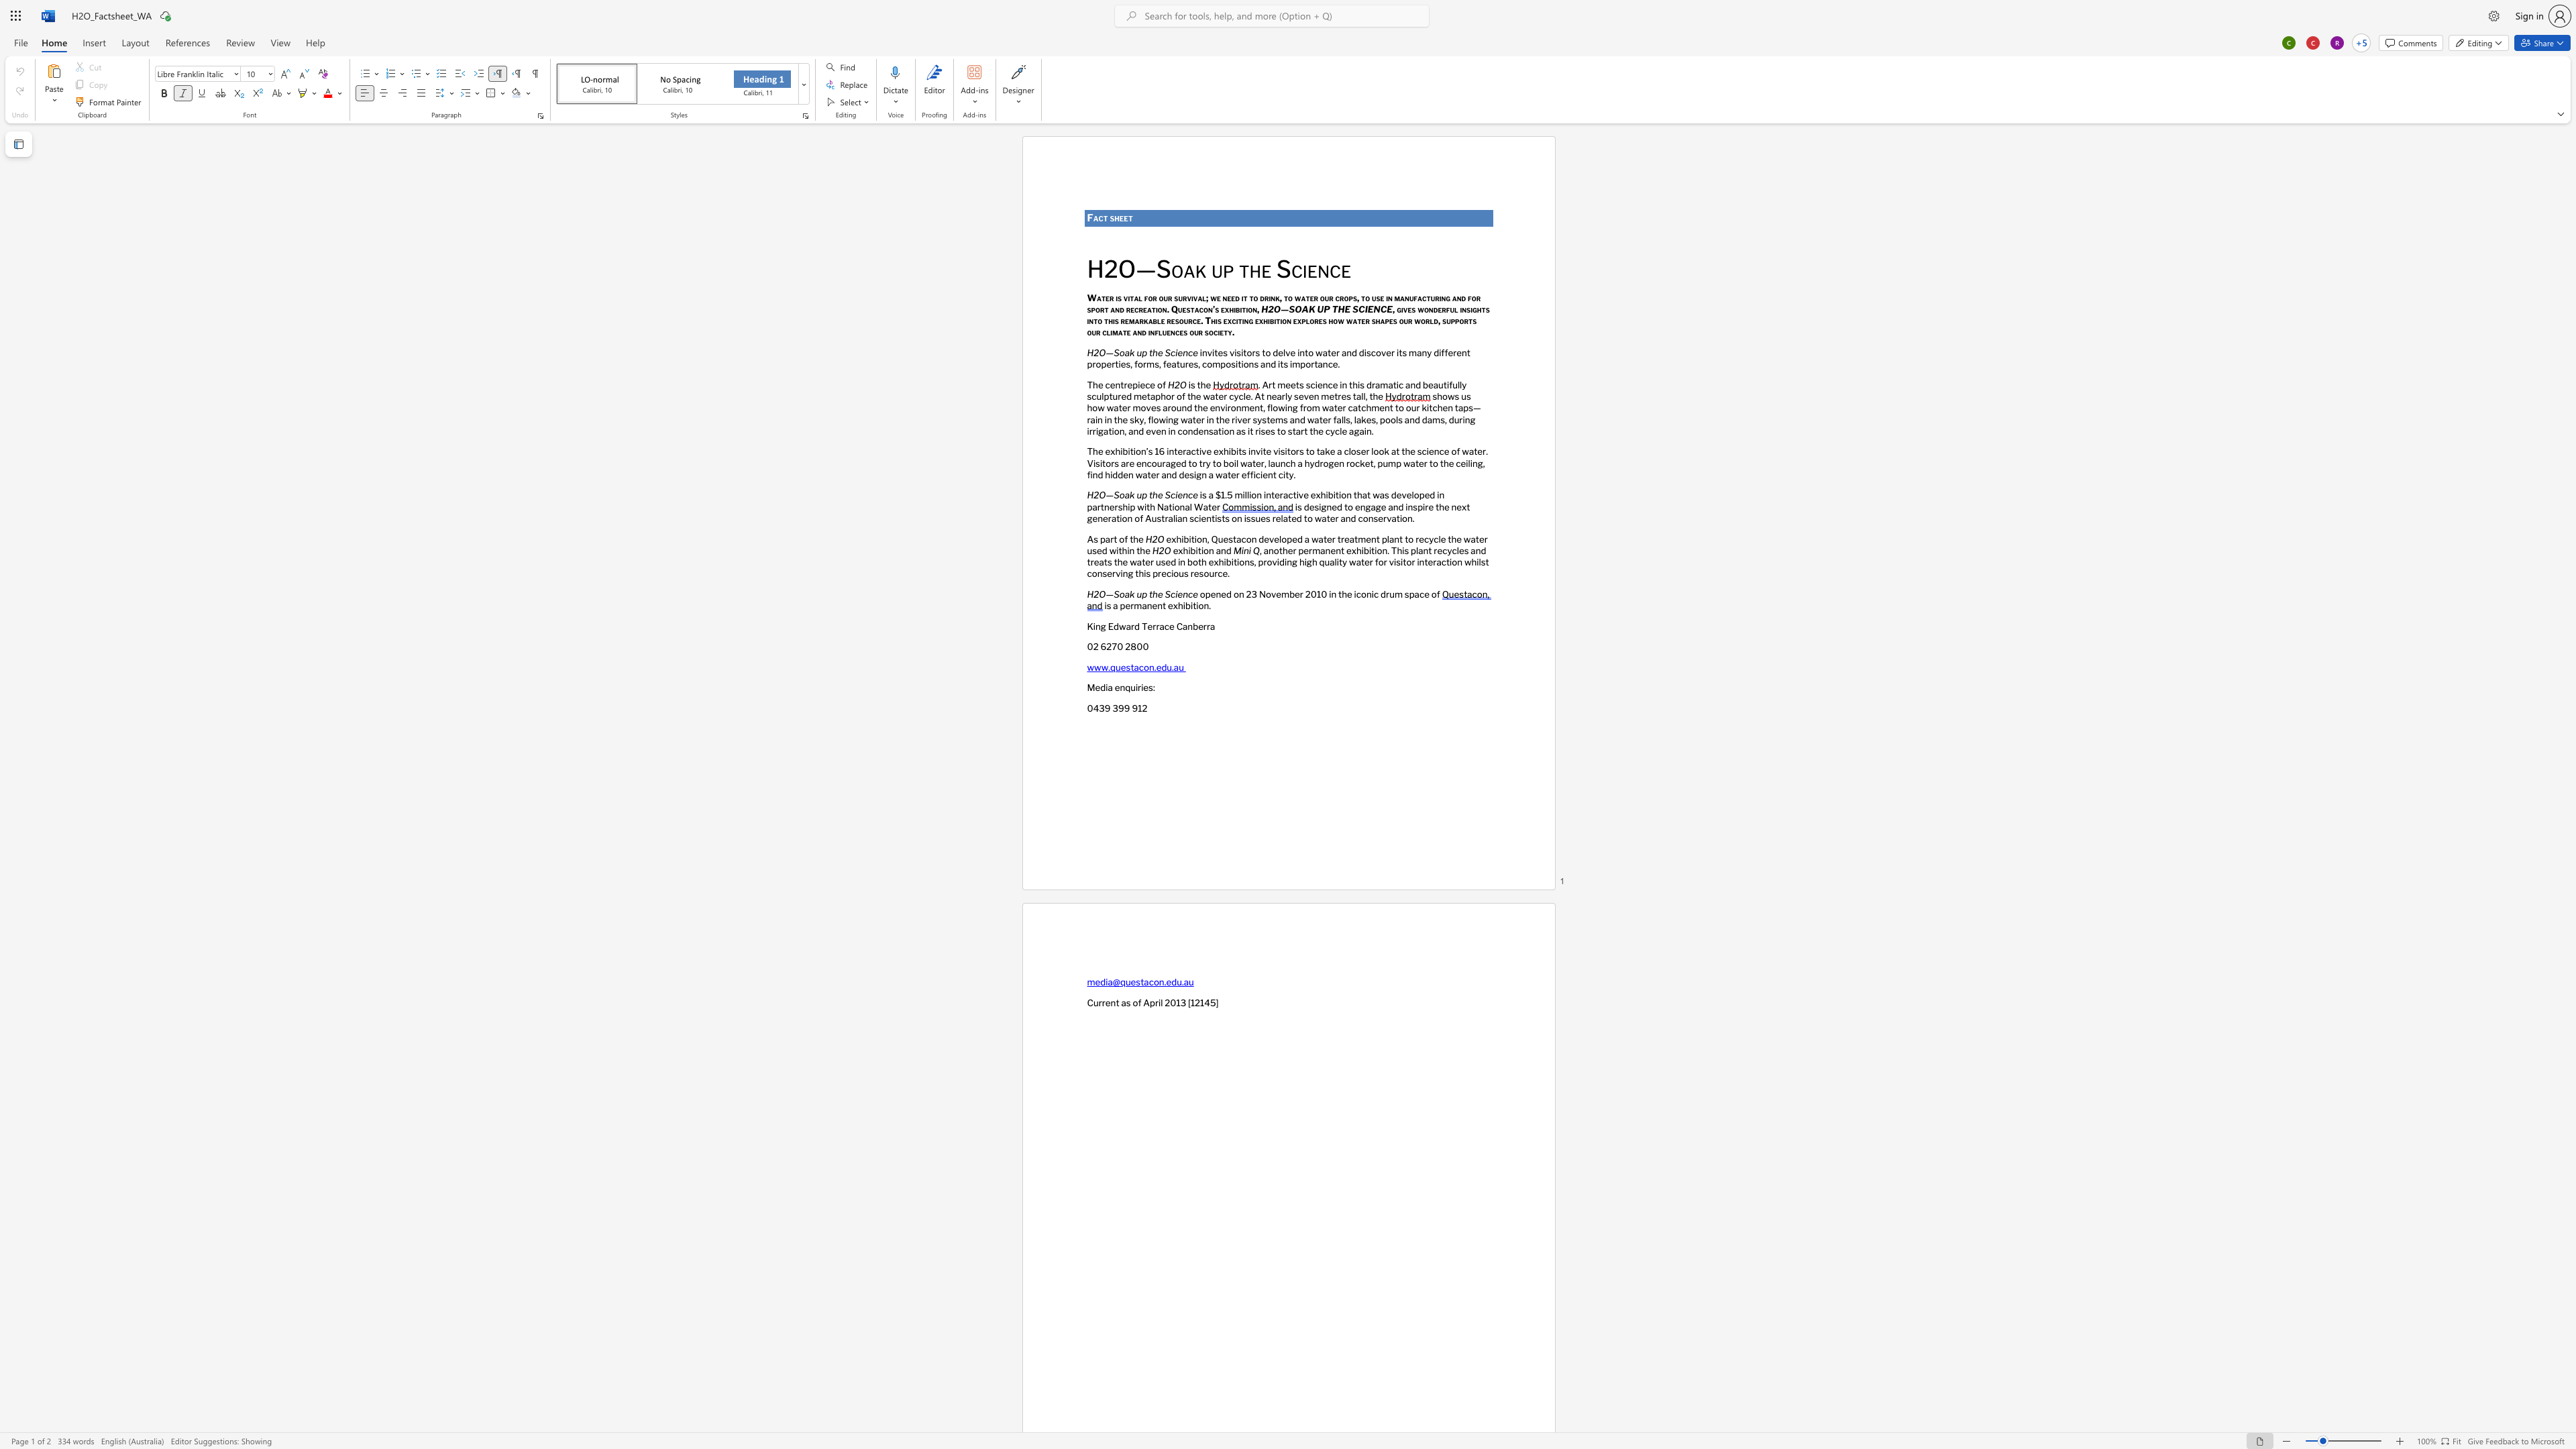 This screenshot has height=1449, width=2576. I want to click on the 1th character "a" in the text, so click(1133, 331).